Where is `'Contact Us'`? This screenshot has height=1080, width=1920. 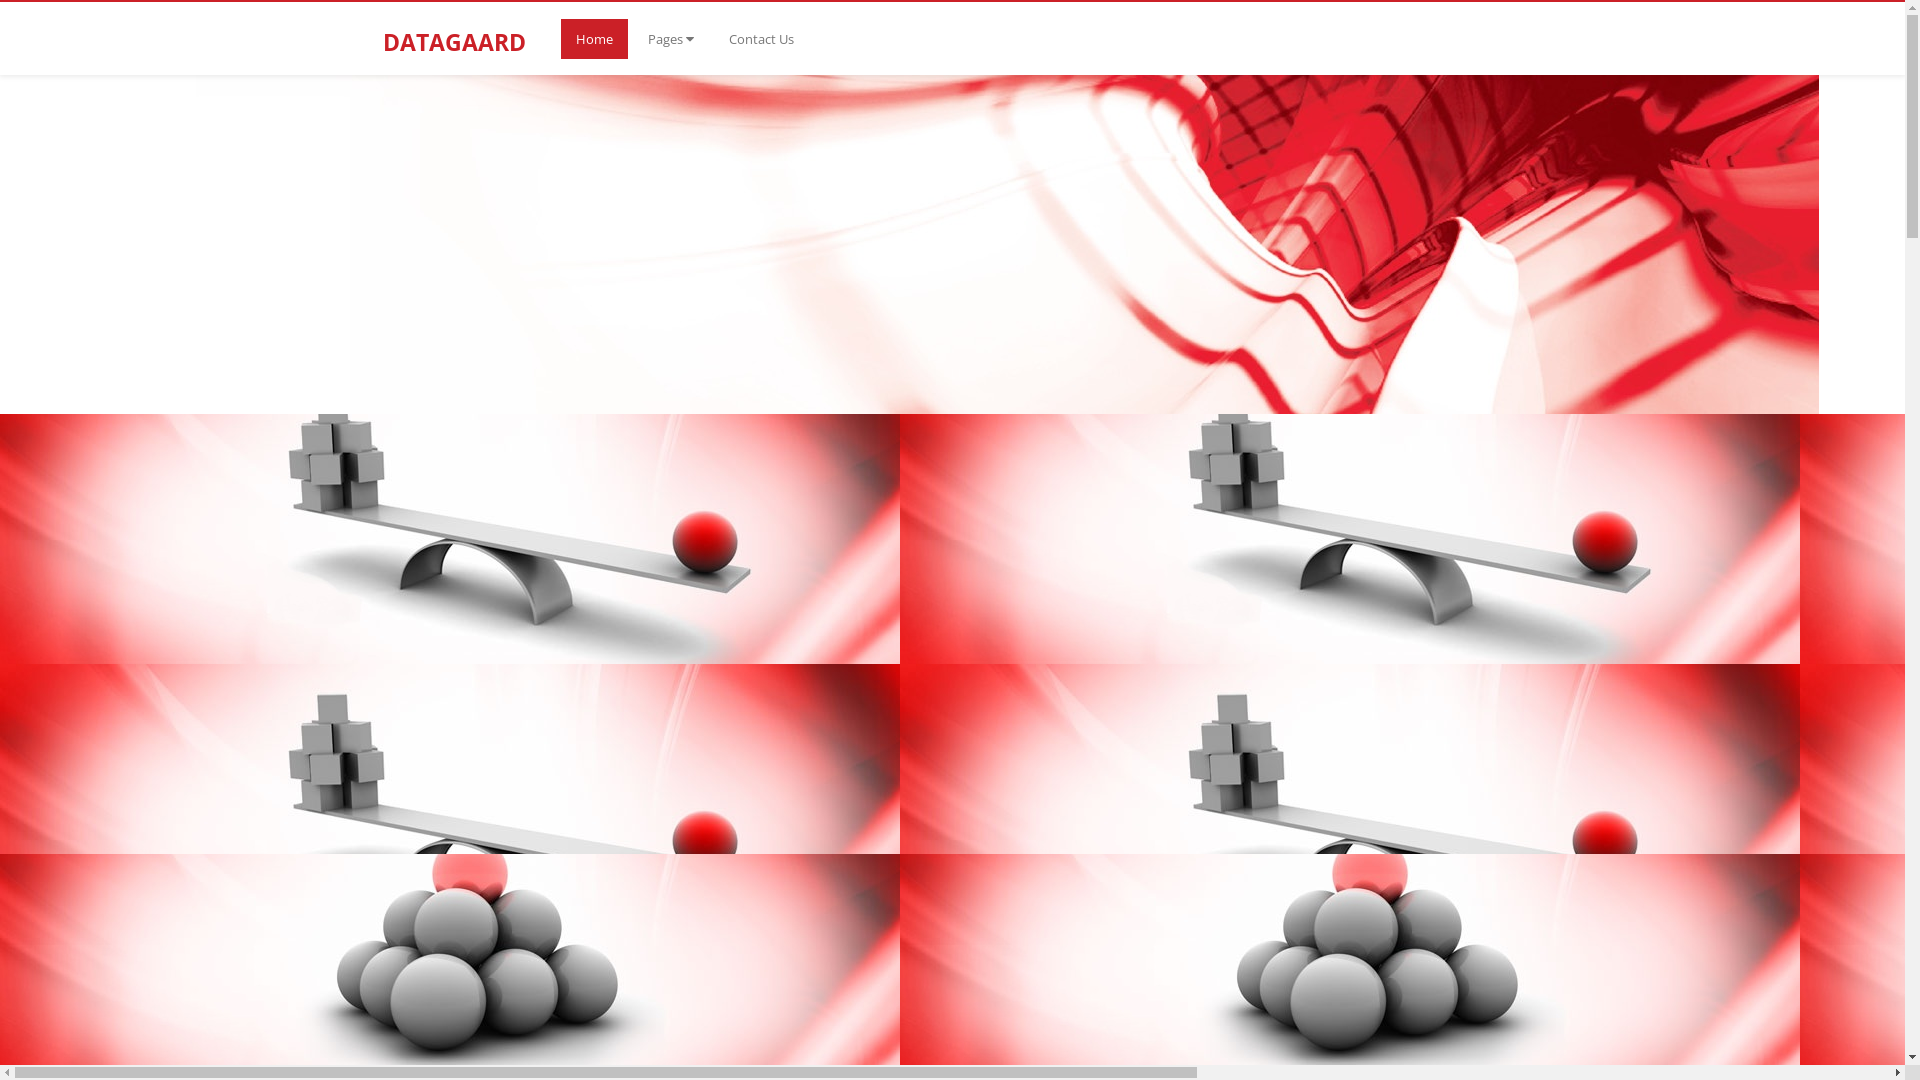 'Contact Us' is located at coordinates (760, 38).